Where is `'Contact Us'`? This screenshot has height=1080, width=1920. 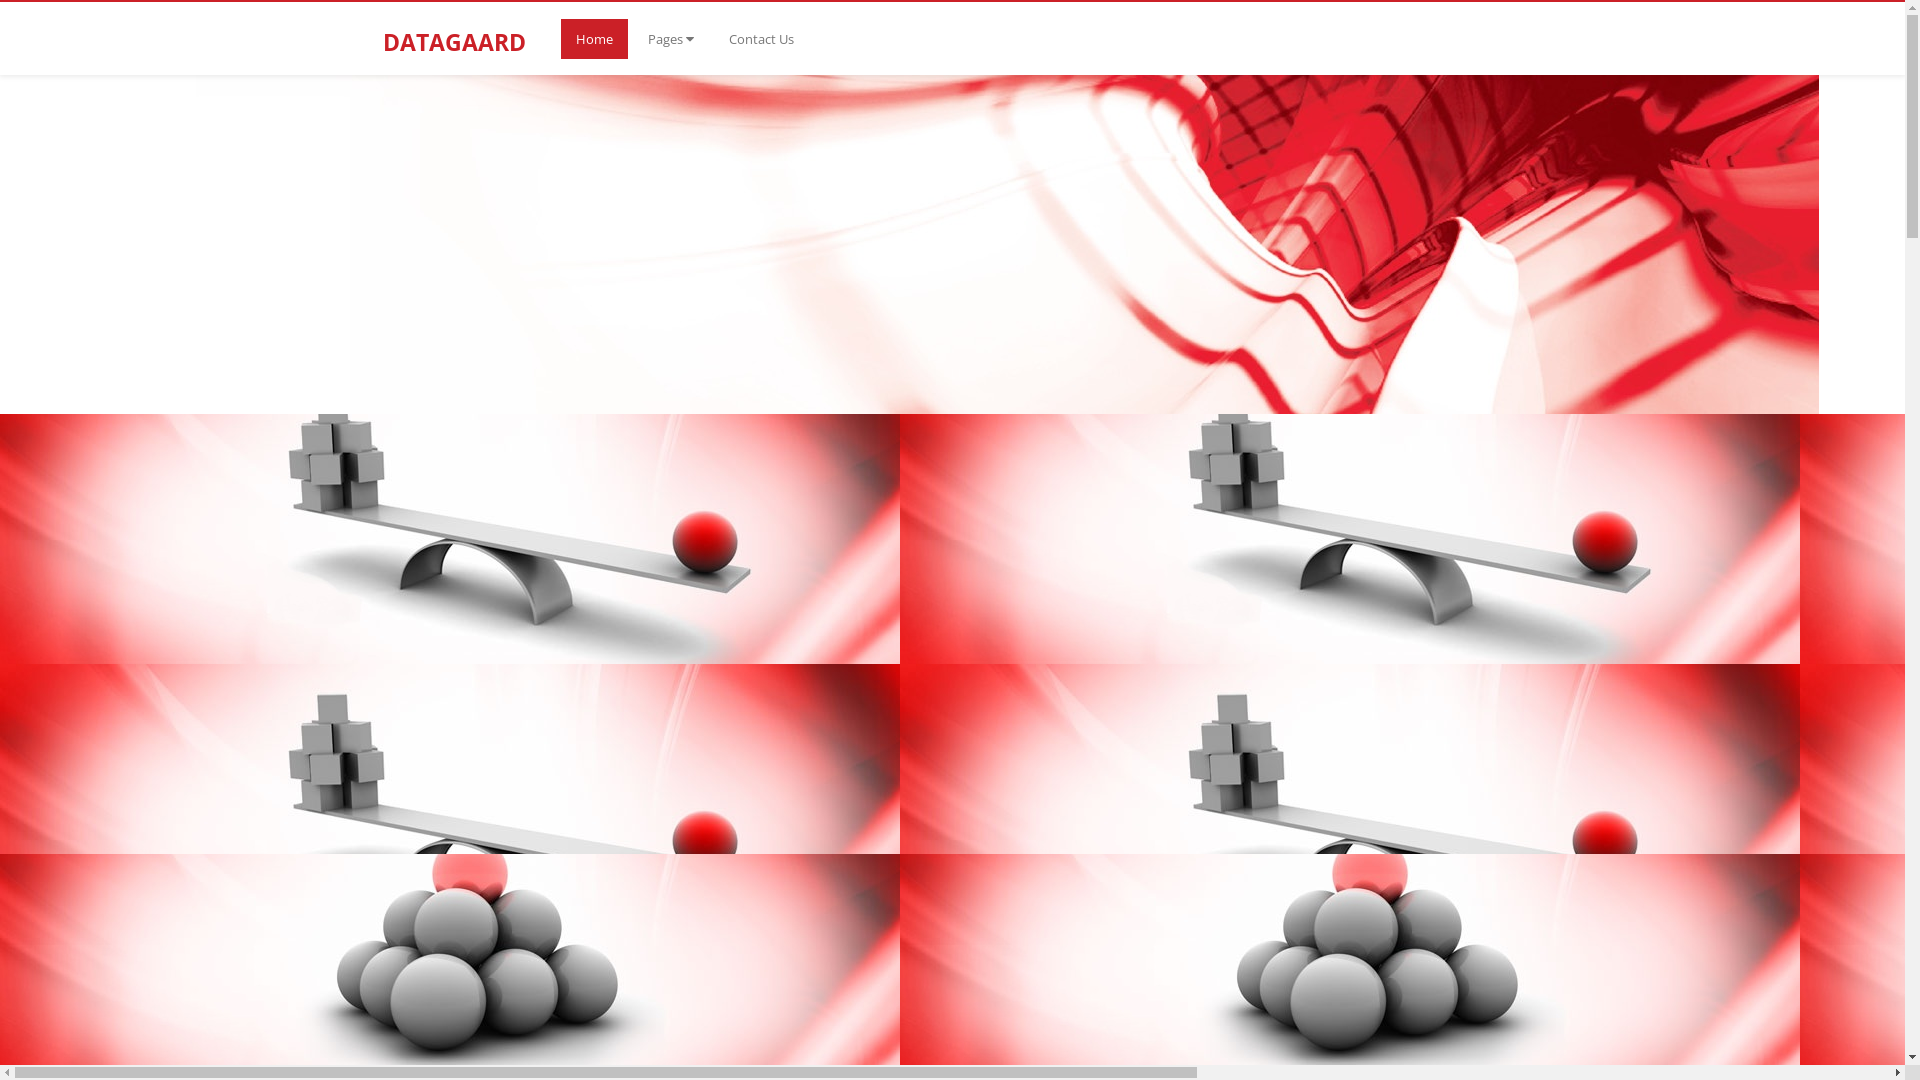 'Contact Us' is located at coordinates (760, 38).